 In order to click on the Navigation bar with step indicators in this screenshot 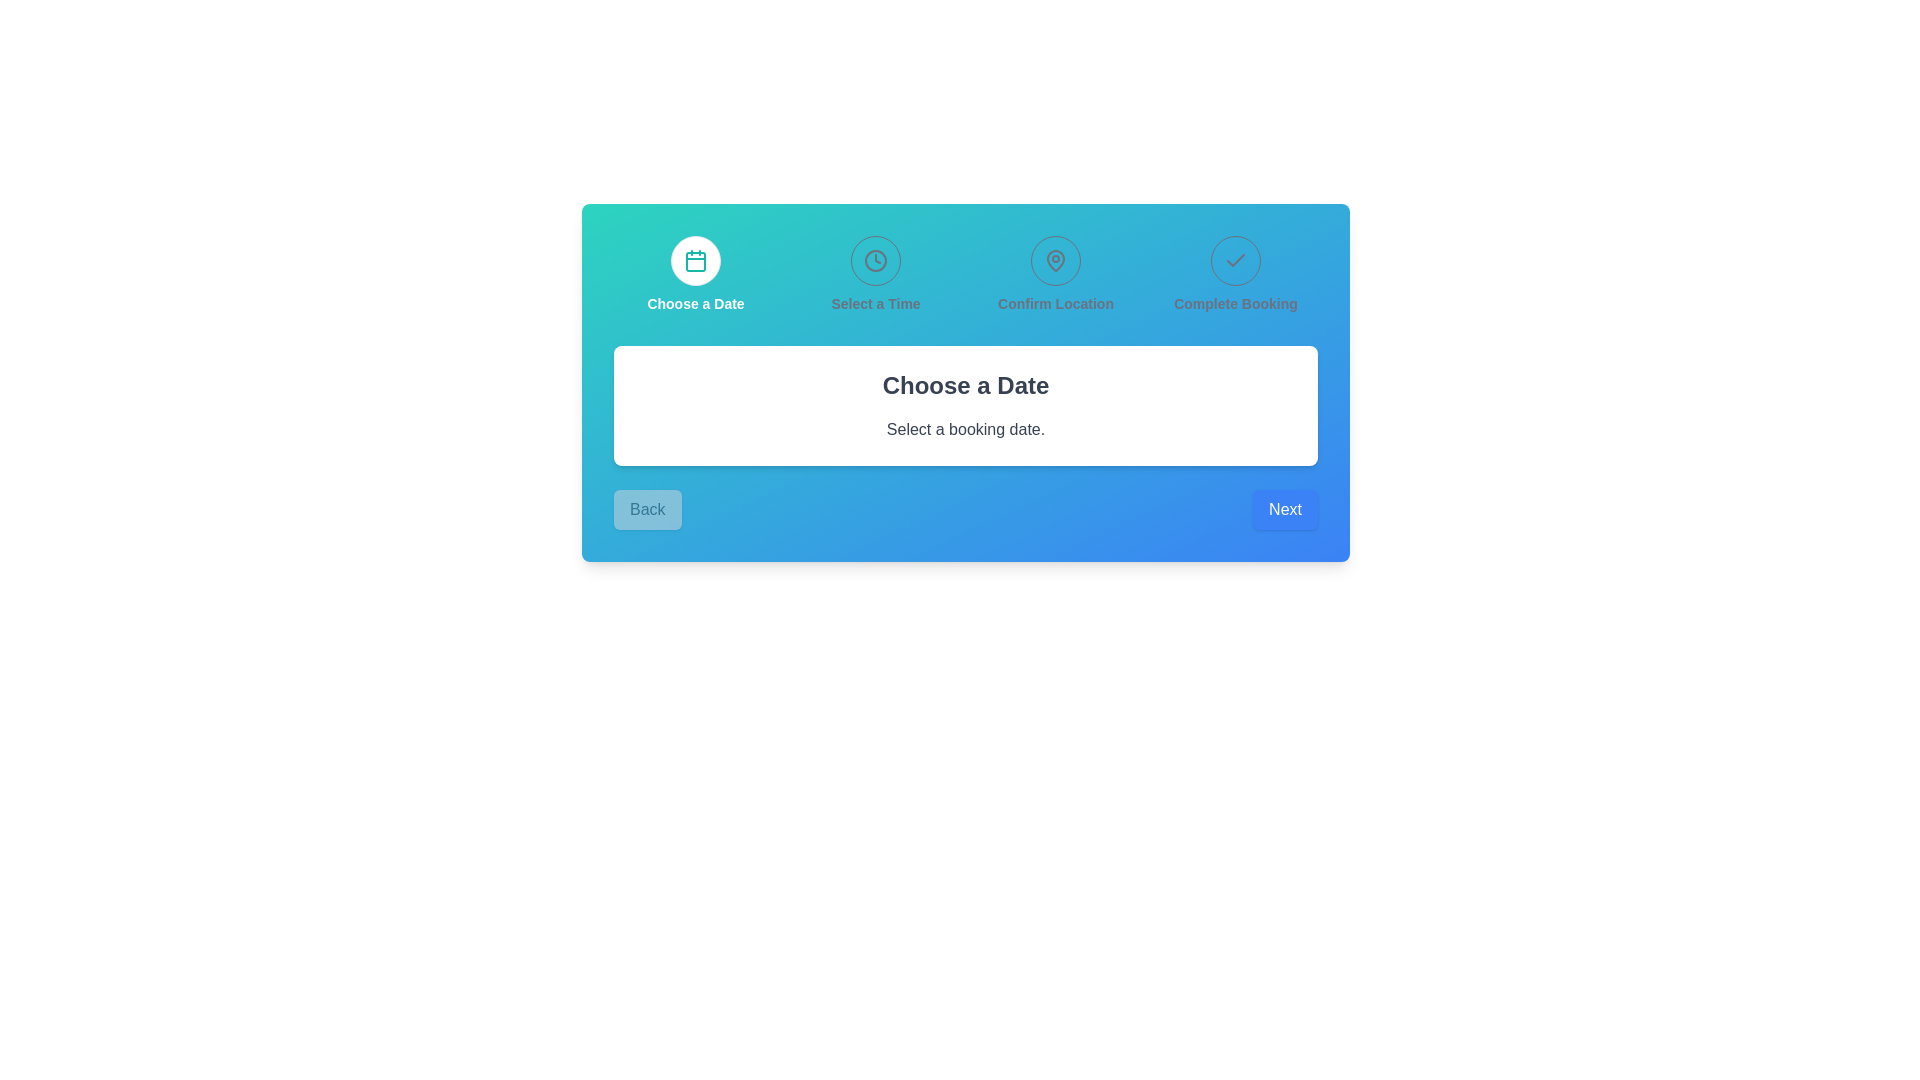, I will do `click(965, 274)`.